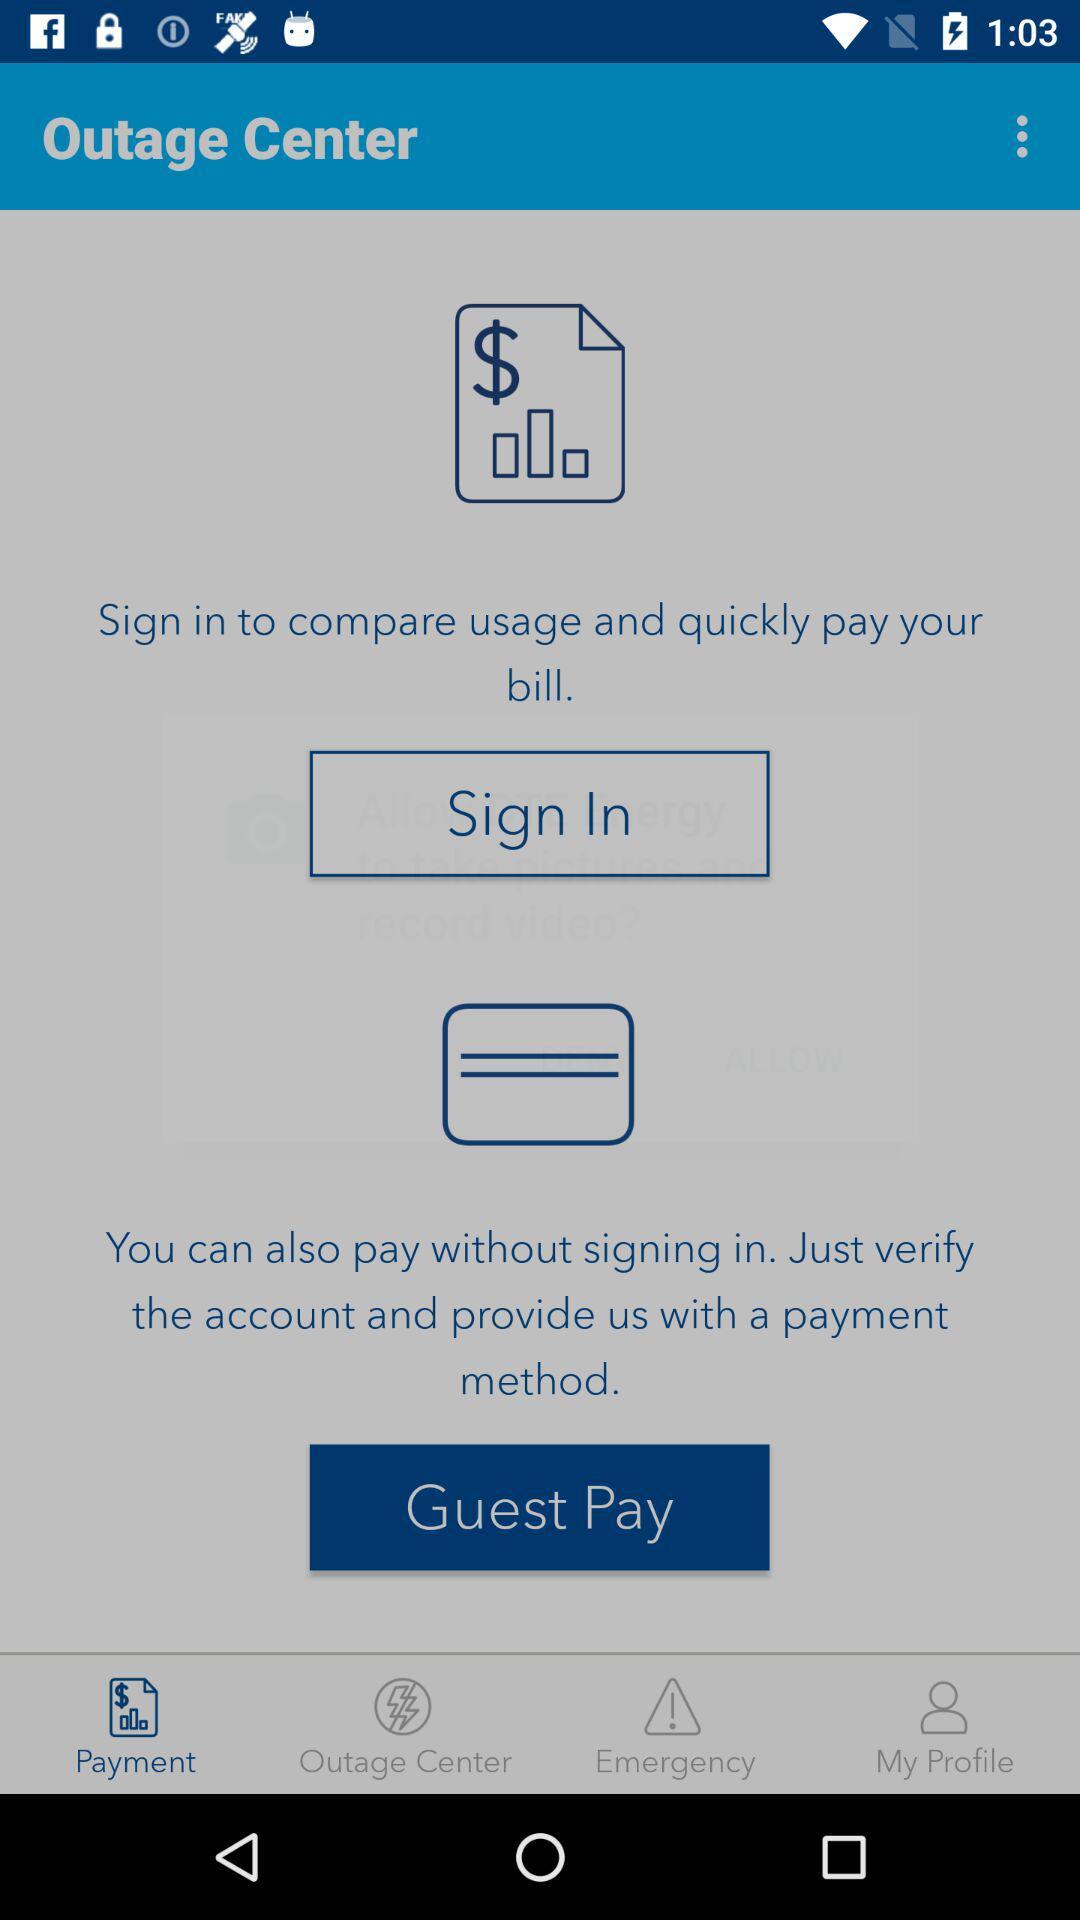 The width and height of the screenshot is (1080, 1920). What do you see at coordinates (945, 1723) in the screenshot?
I see `the item at the bottom right corner` at bounding box center [945, 1723].